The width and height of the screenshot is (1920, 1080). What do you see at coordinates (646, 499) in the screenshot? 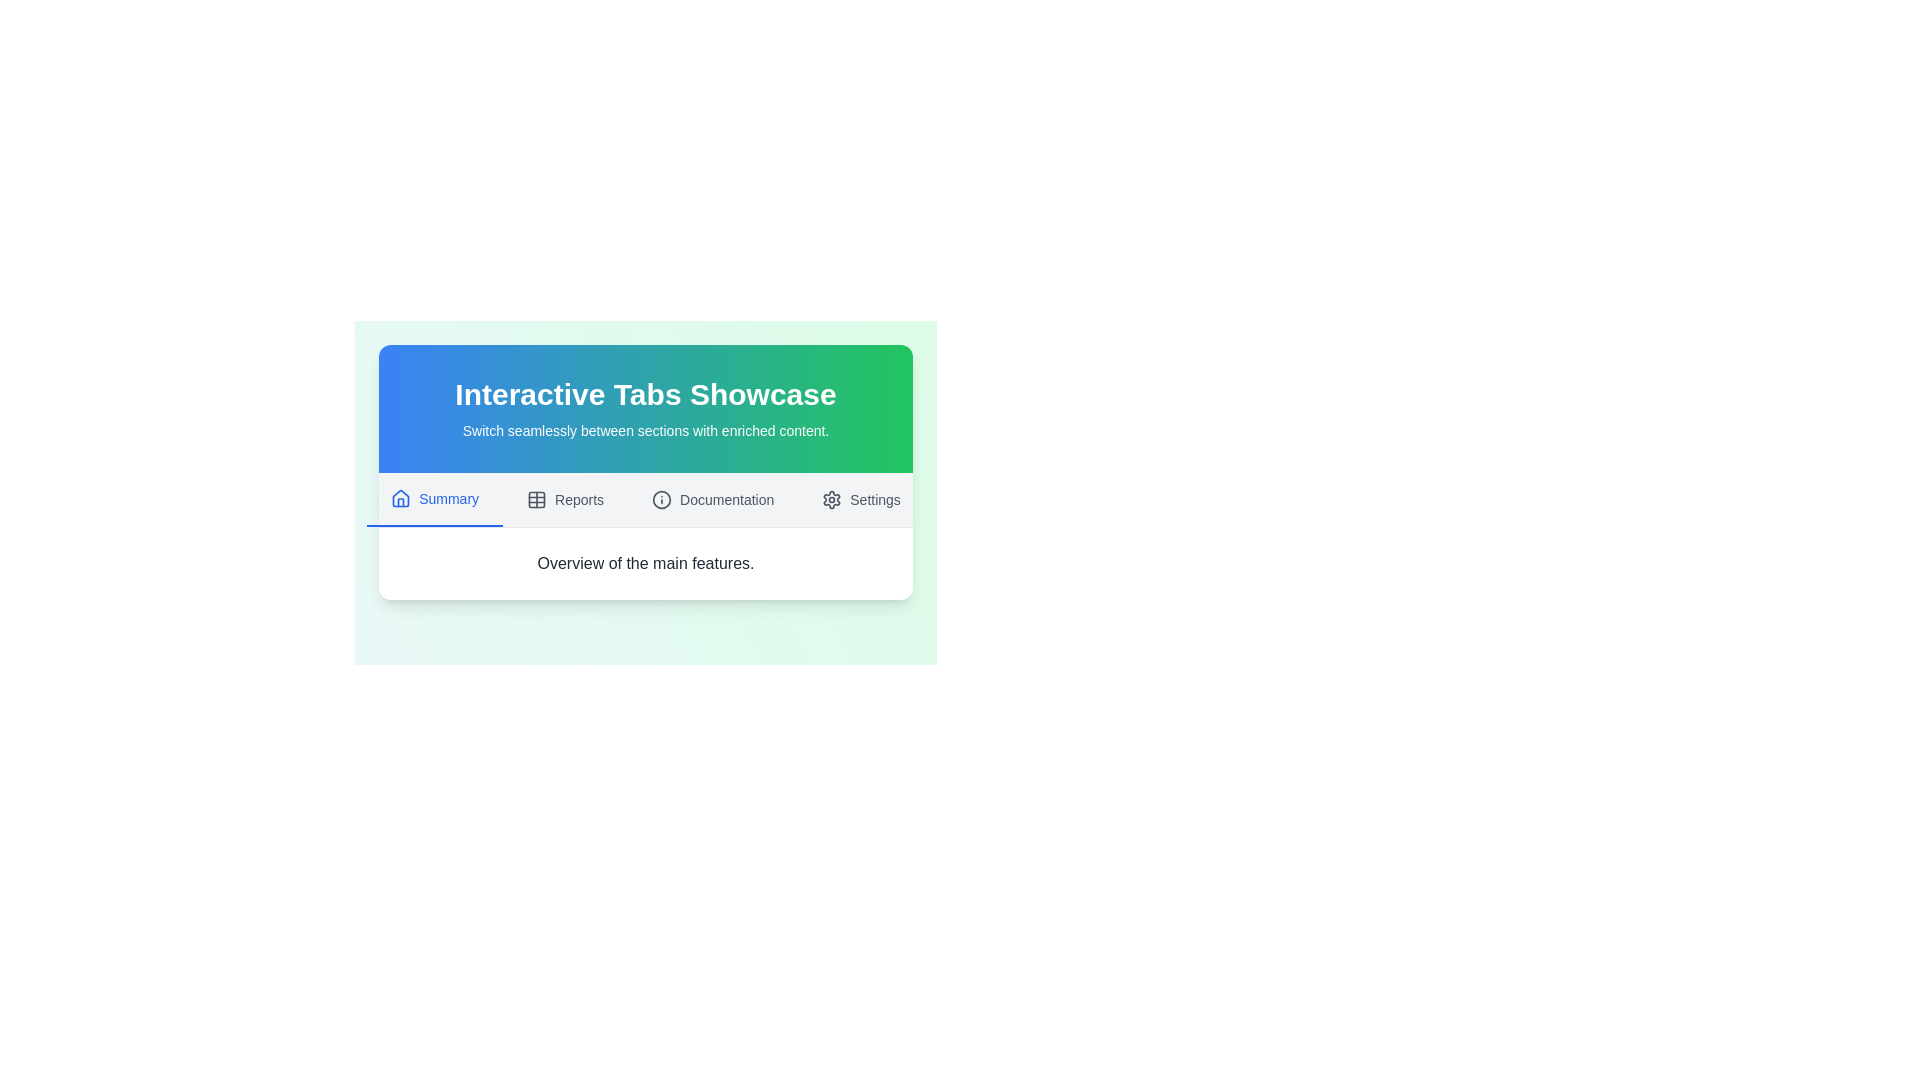
I see `the icon in the central navigation bar` at bounding box center [646, 499].